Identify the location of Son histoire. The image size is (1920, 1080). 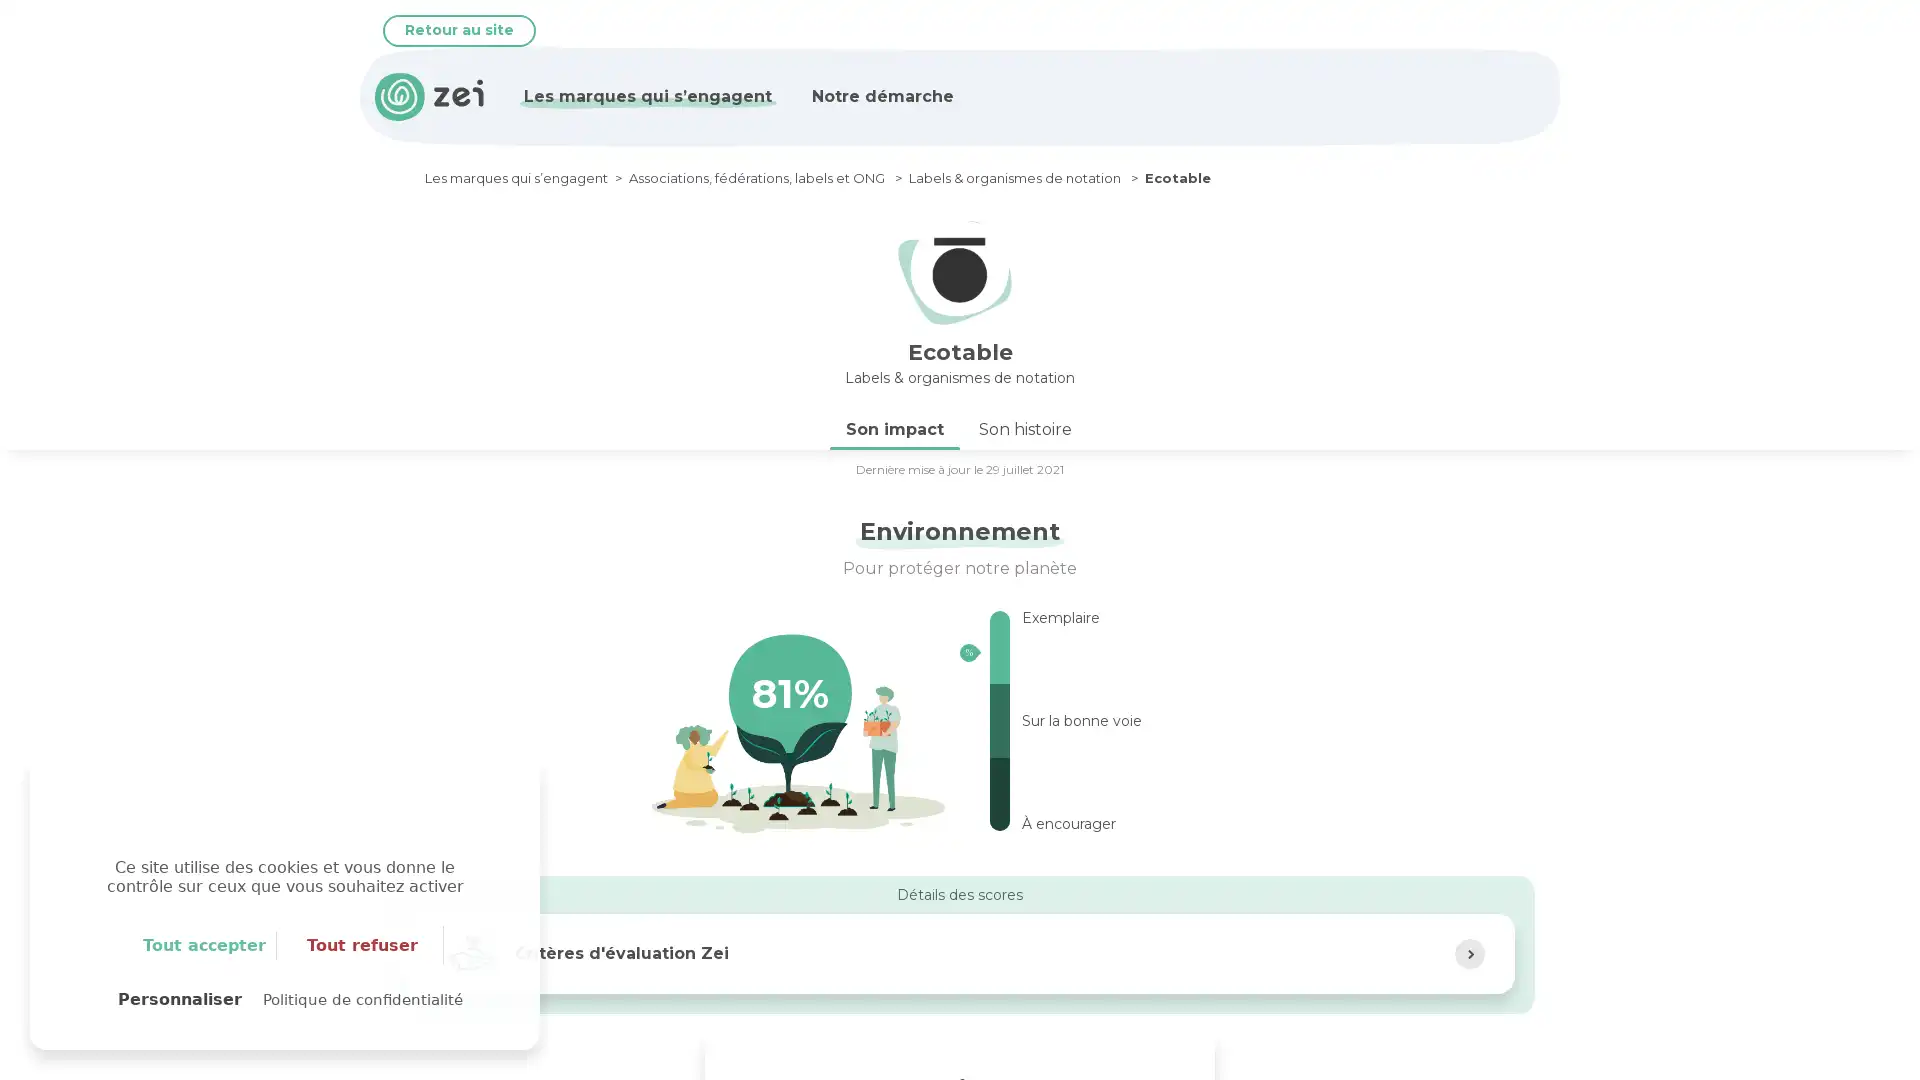
(1025, 427).